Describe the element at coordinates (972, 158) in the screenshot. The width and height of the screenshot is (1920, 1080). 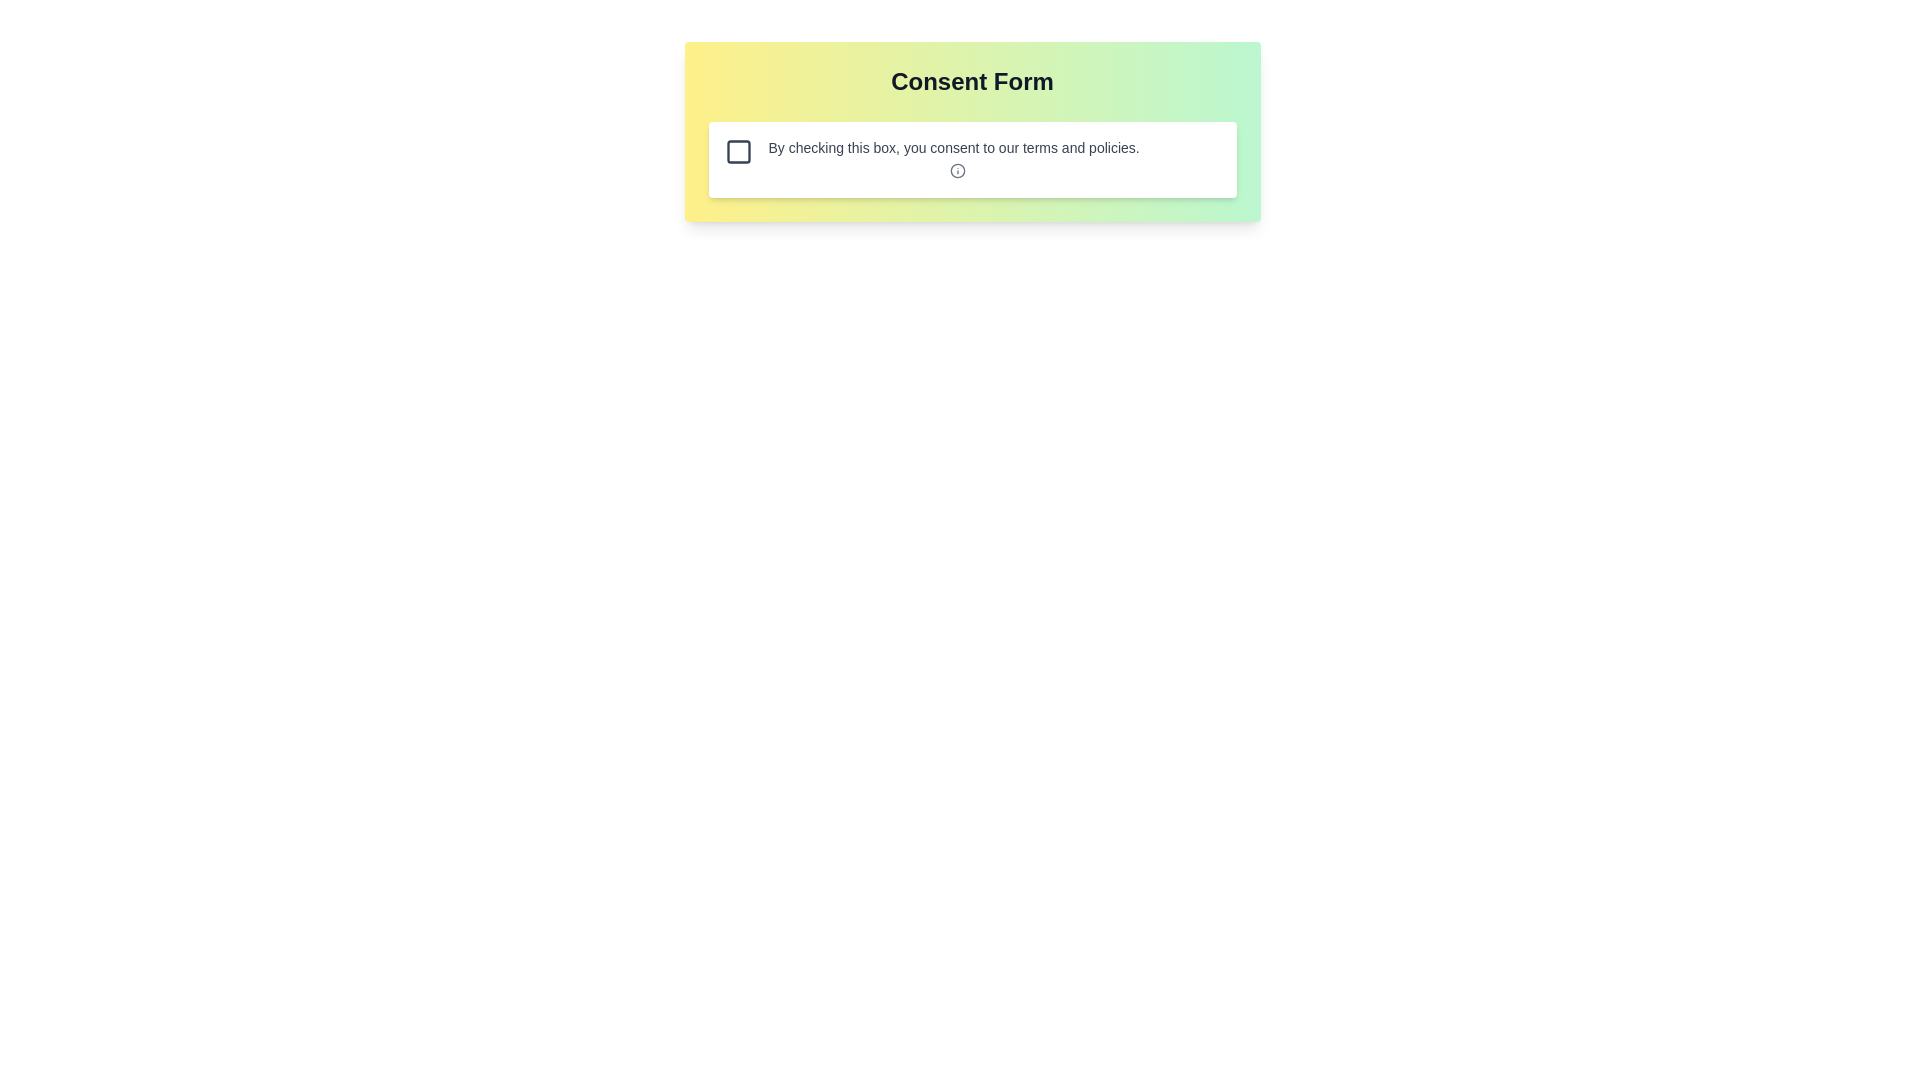
I see `the checkbox in the consent form panel` at that location.